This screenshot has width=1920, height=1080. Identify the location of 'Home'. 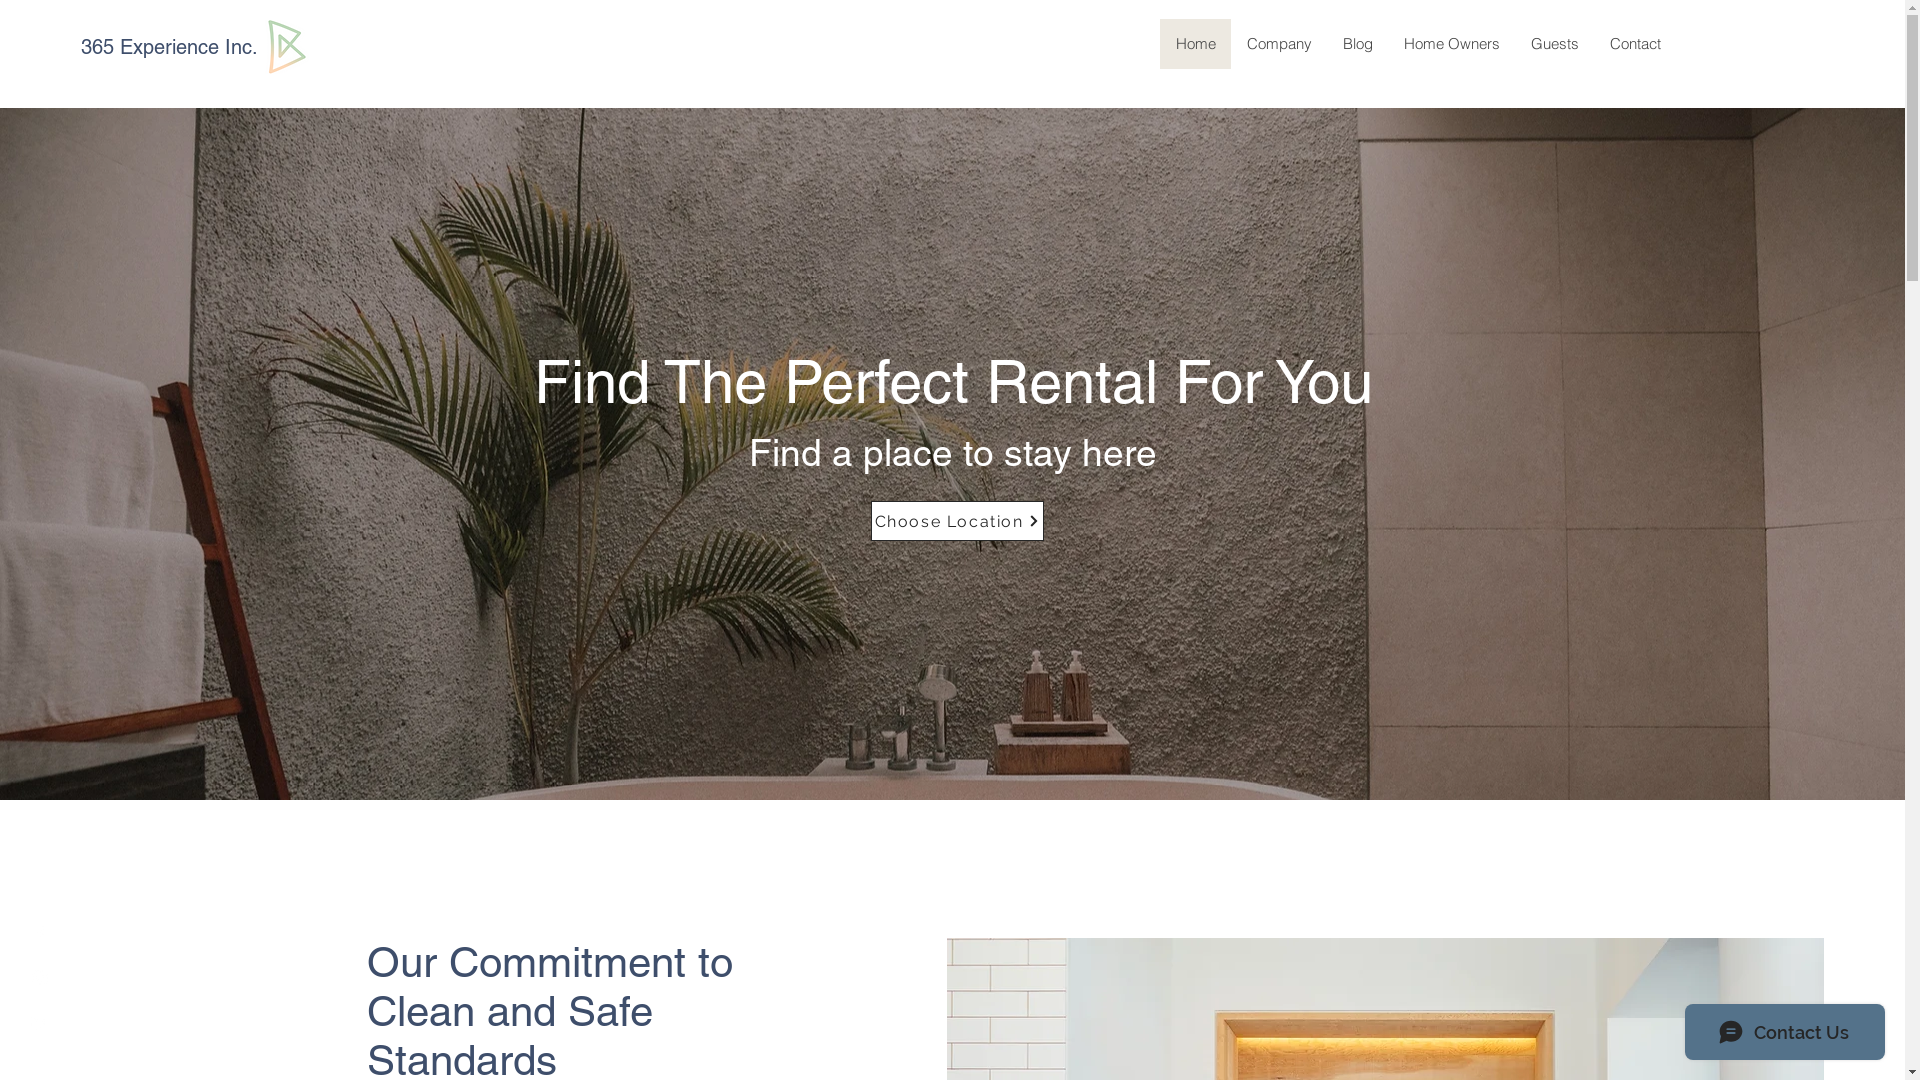
(1195, 43).